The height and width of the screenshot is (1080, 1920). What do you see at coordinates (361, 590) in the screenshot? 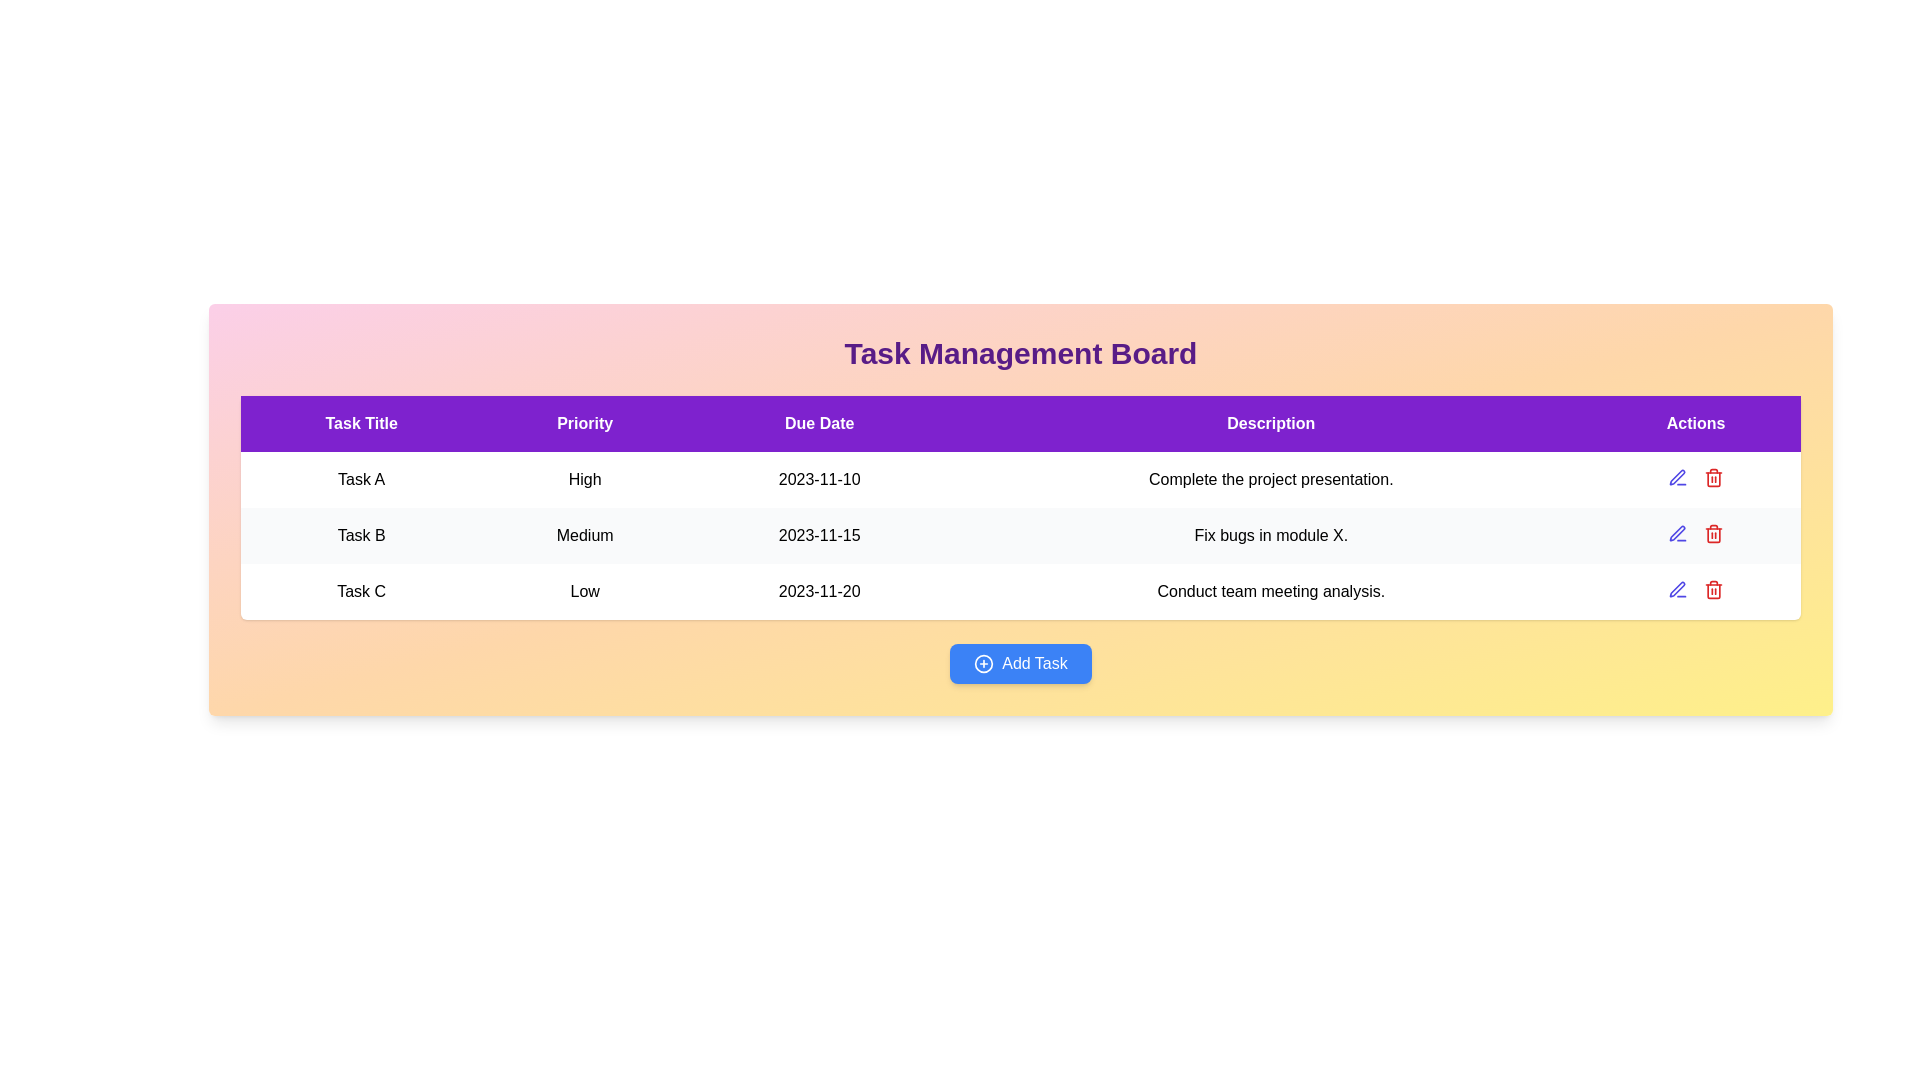
I see `the Text label reading 'Task C' located in the first column, third row of the table under the 'Task Title' header` at bounding box center [361, 590].